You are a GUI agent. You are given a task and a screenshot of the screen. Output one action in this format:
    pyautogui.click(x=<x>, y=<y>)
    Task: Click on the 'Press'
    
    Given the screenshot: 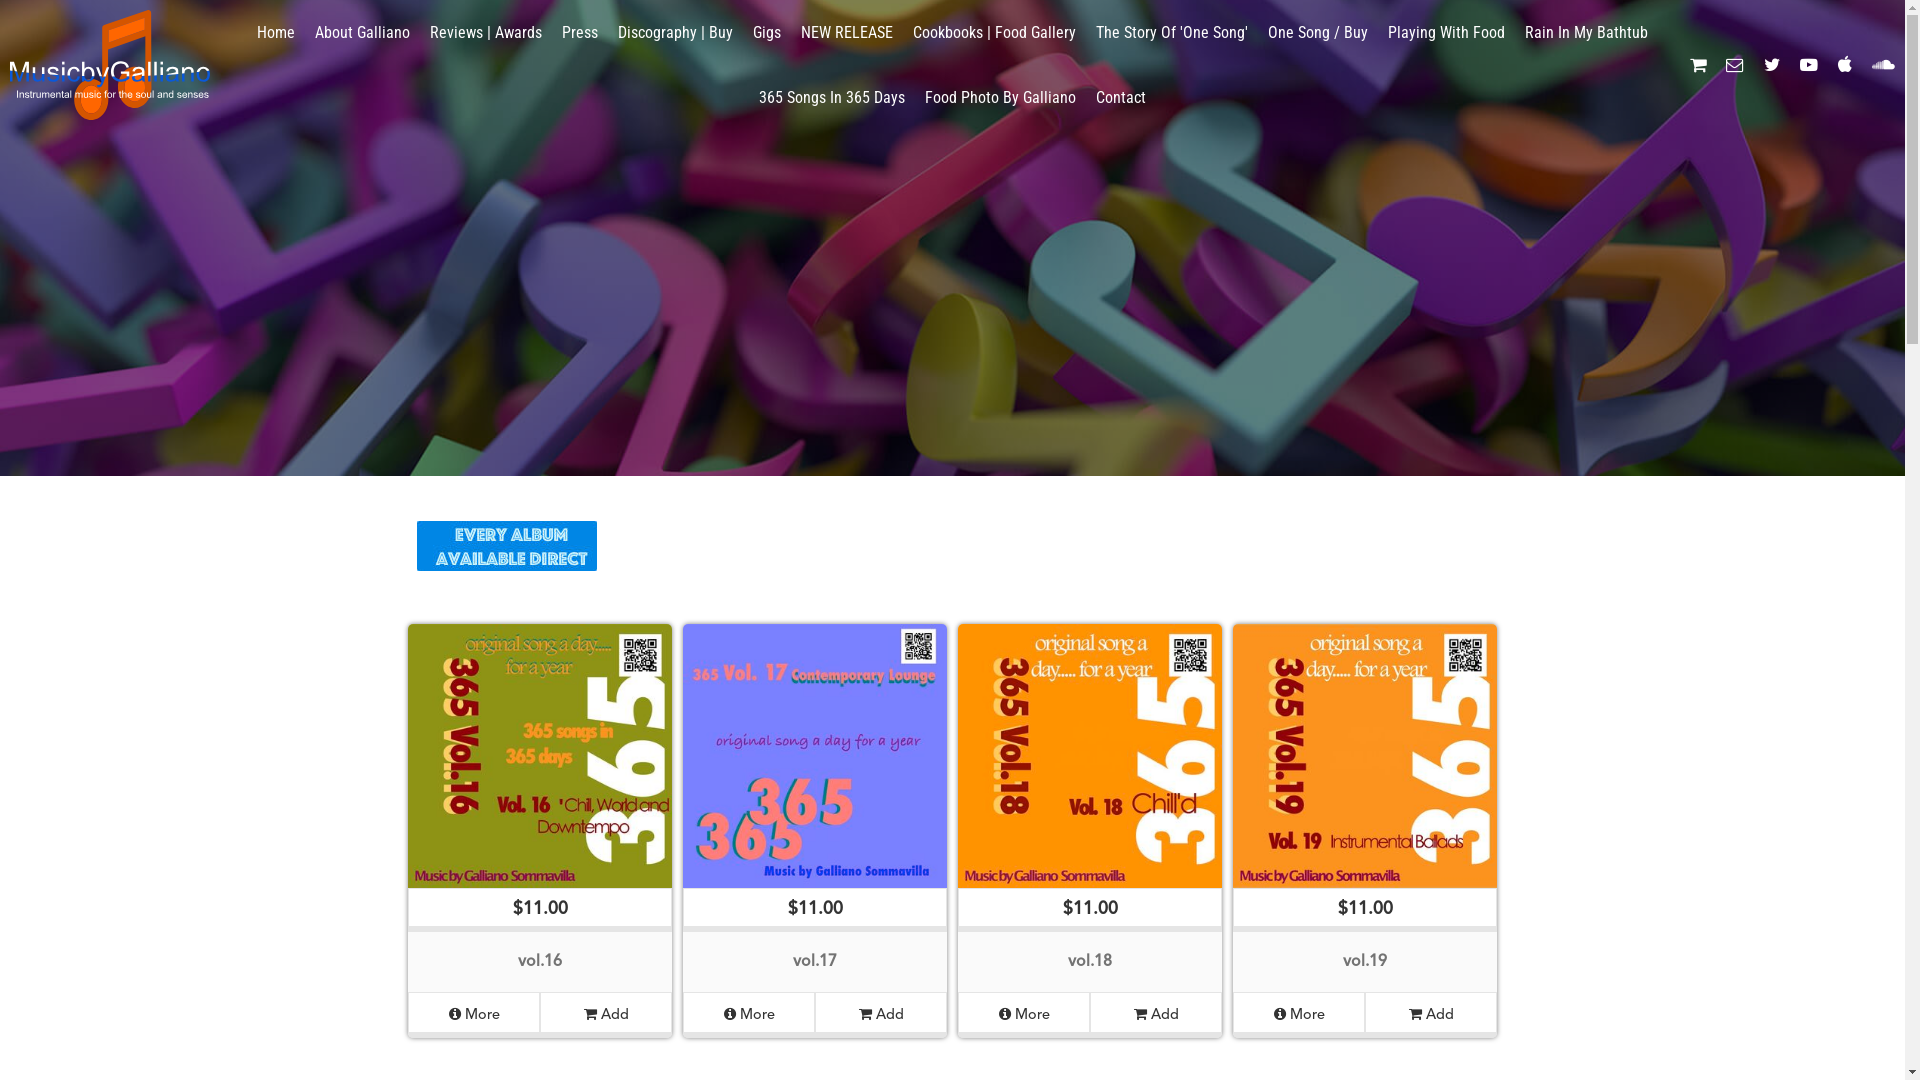 What is the action you would take?
    pyautogui.click(x=579, y=31)
    